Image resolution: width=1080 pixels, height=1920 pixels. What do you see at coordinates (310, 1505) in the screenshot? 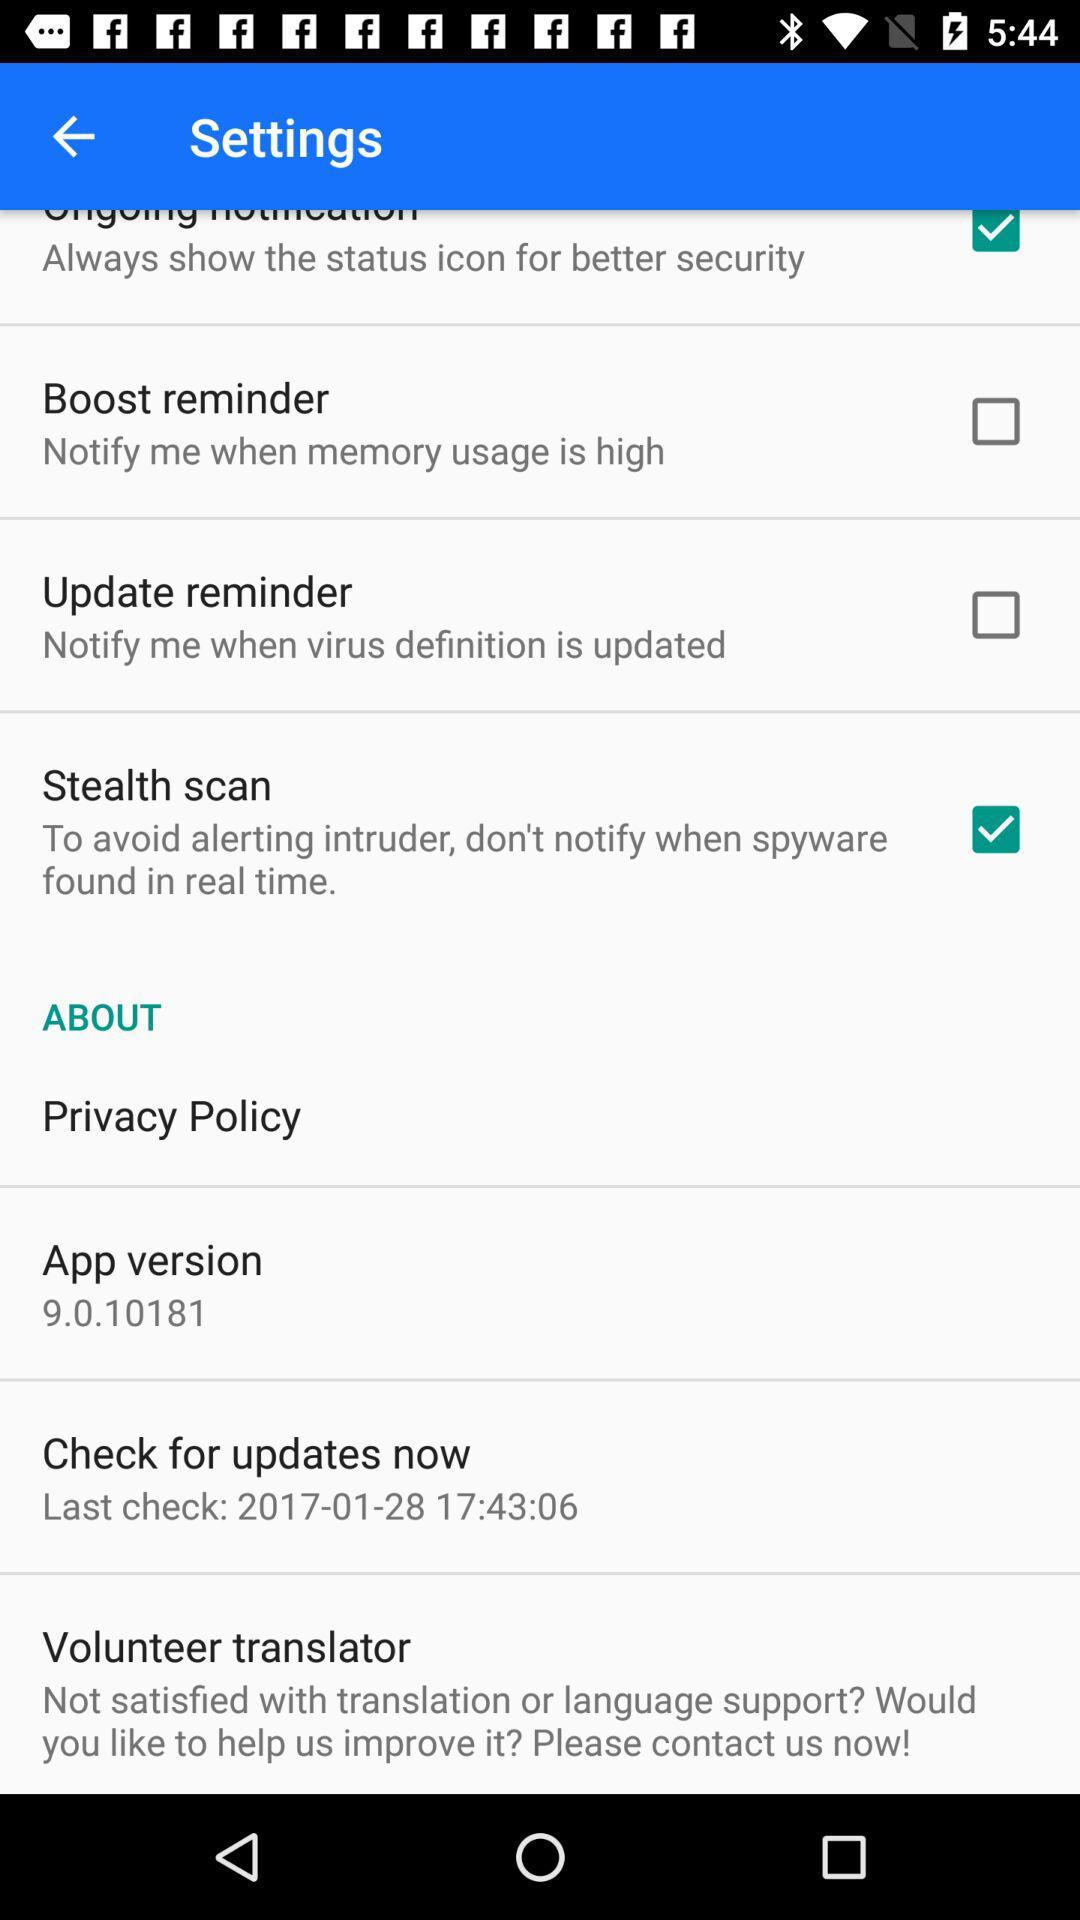
I see `the icon above volunteer translator icon` at bounding box center [310, 1505].